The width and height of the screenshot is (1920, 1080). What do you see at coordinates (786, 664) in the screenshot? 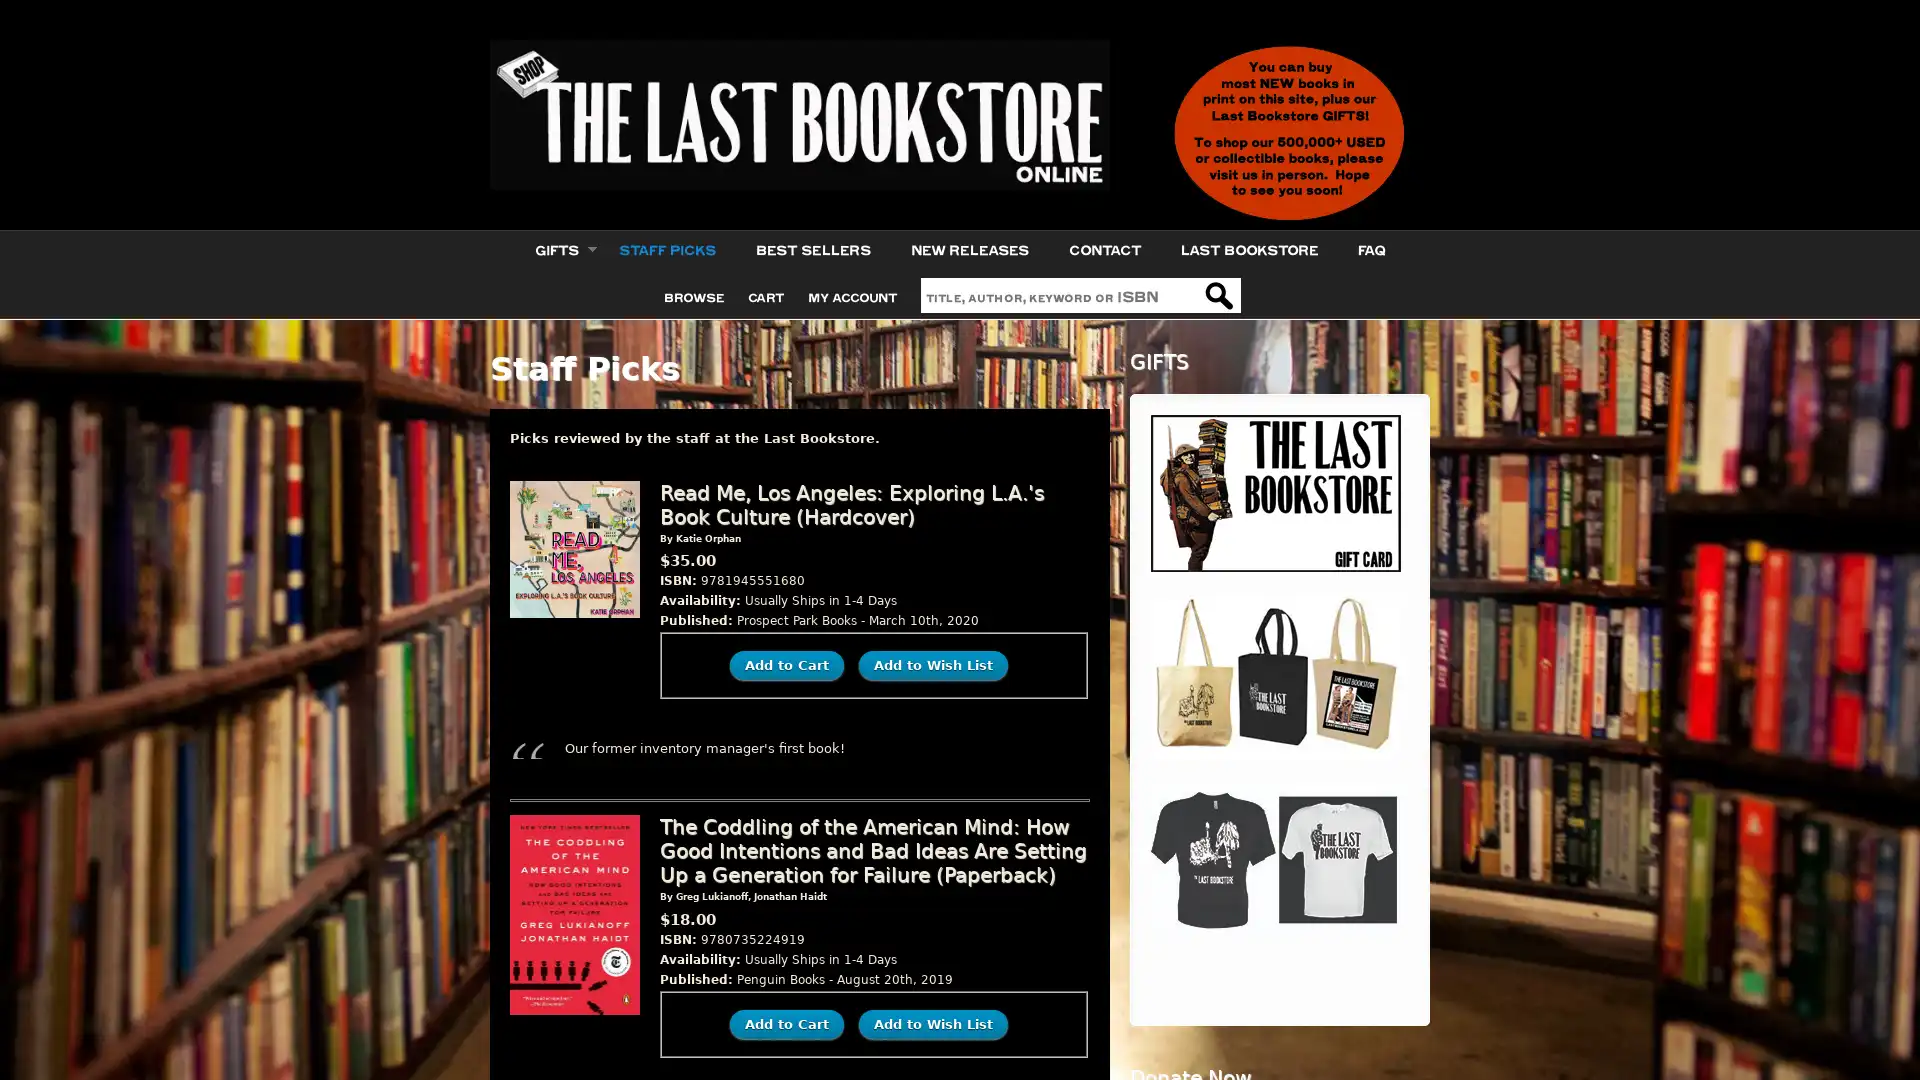
I see `Add to Cart` at bounding box center [786, 664].